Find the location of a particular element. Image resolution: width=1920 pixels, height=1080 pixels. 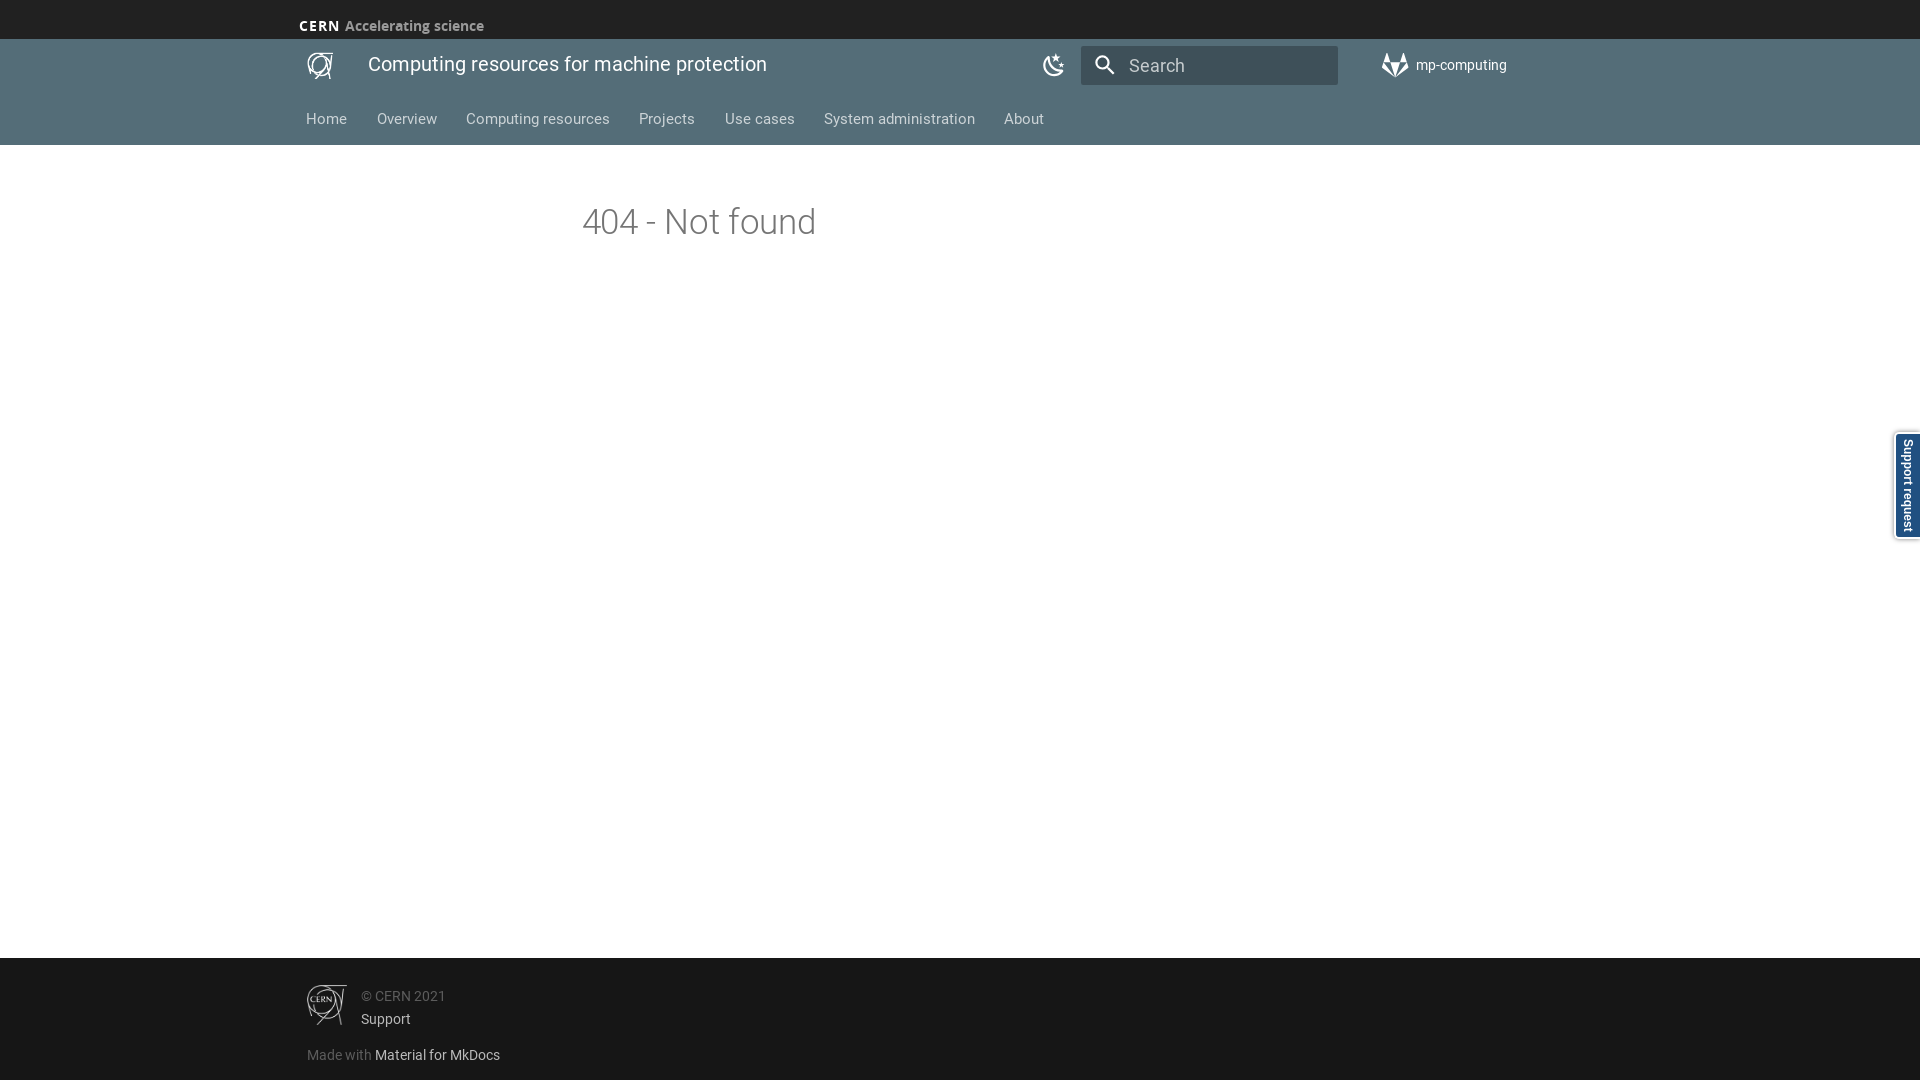

'Home' is located at coordinates (327, 119).